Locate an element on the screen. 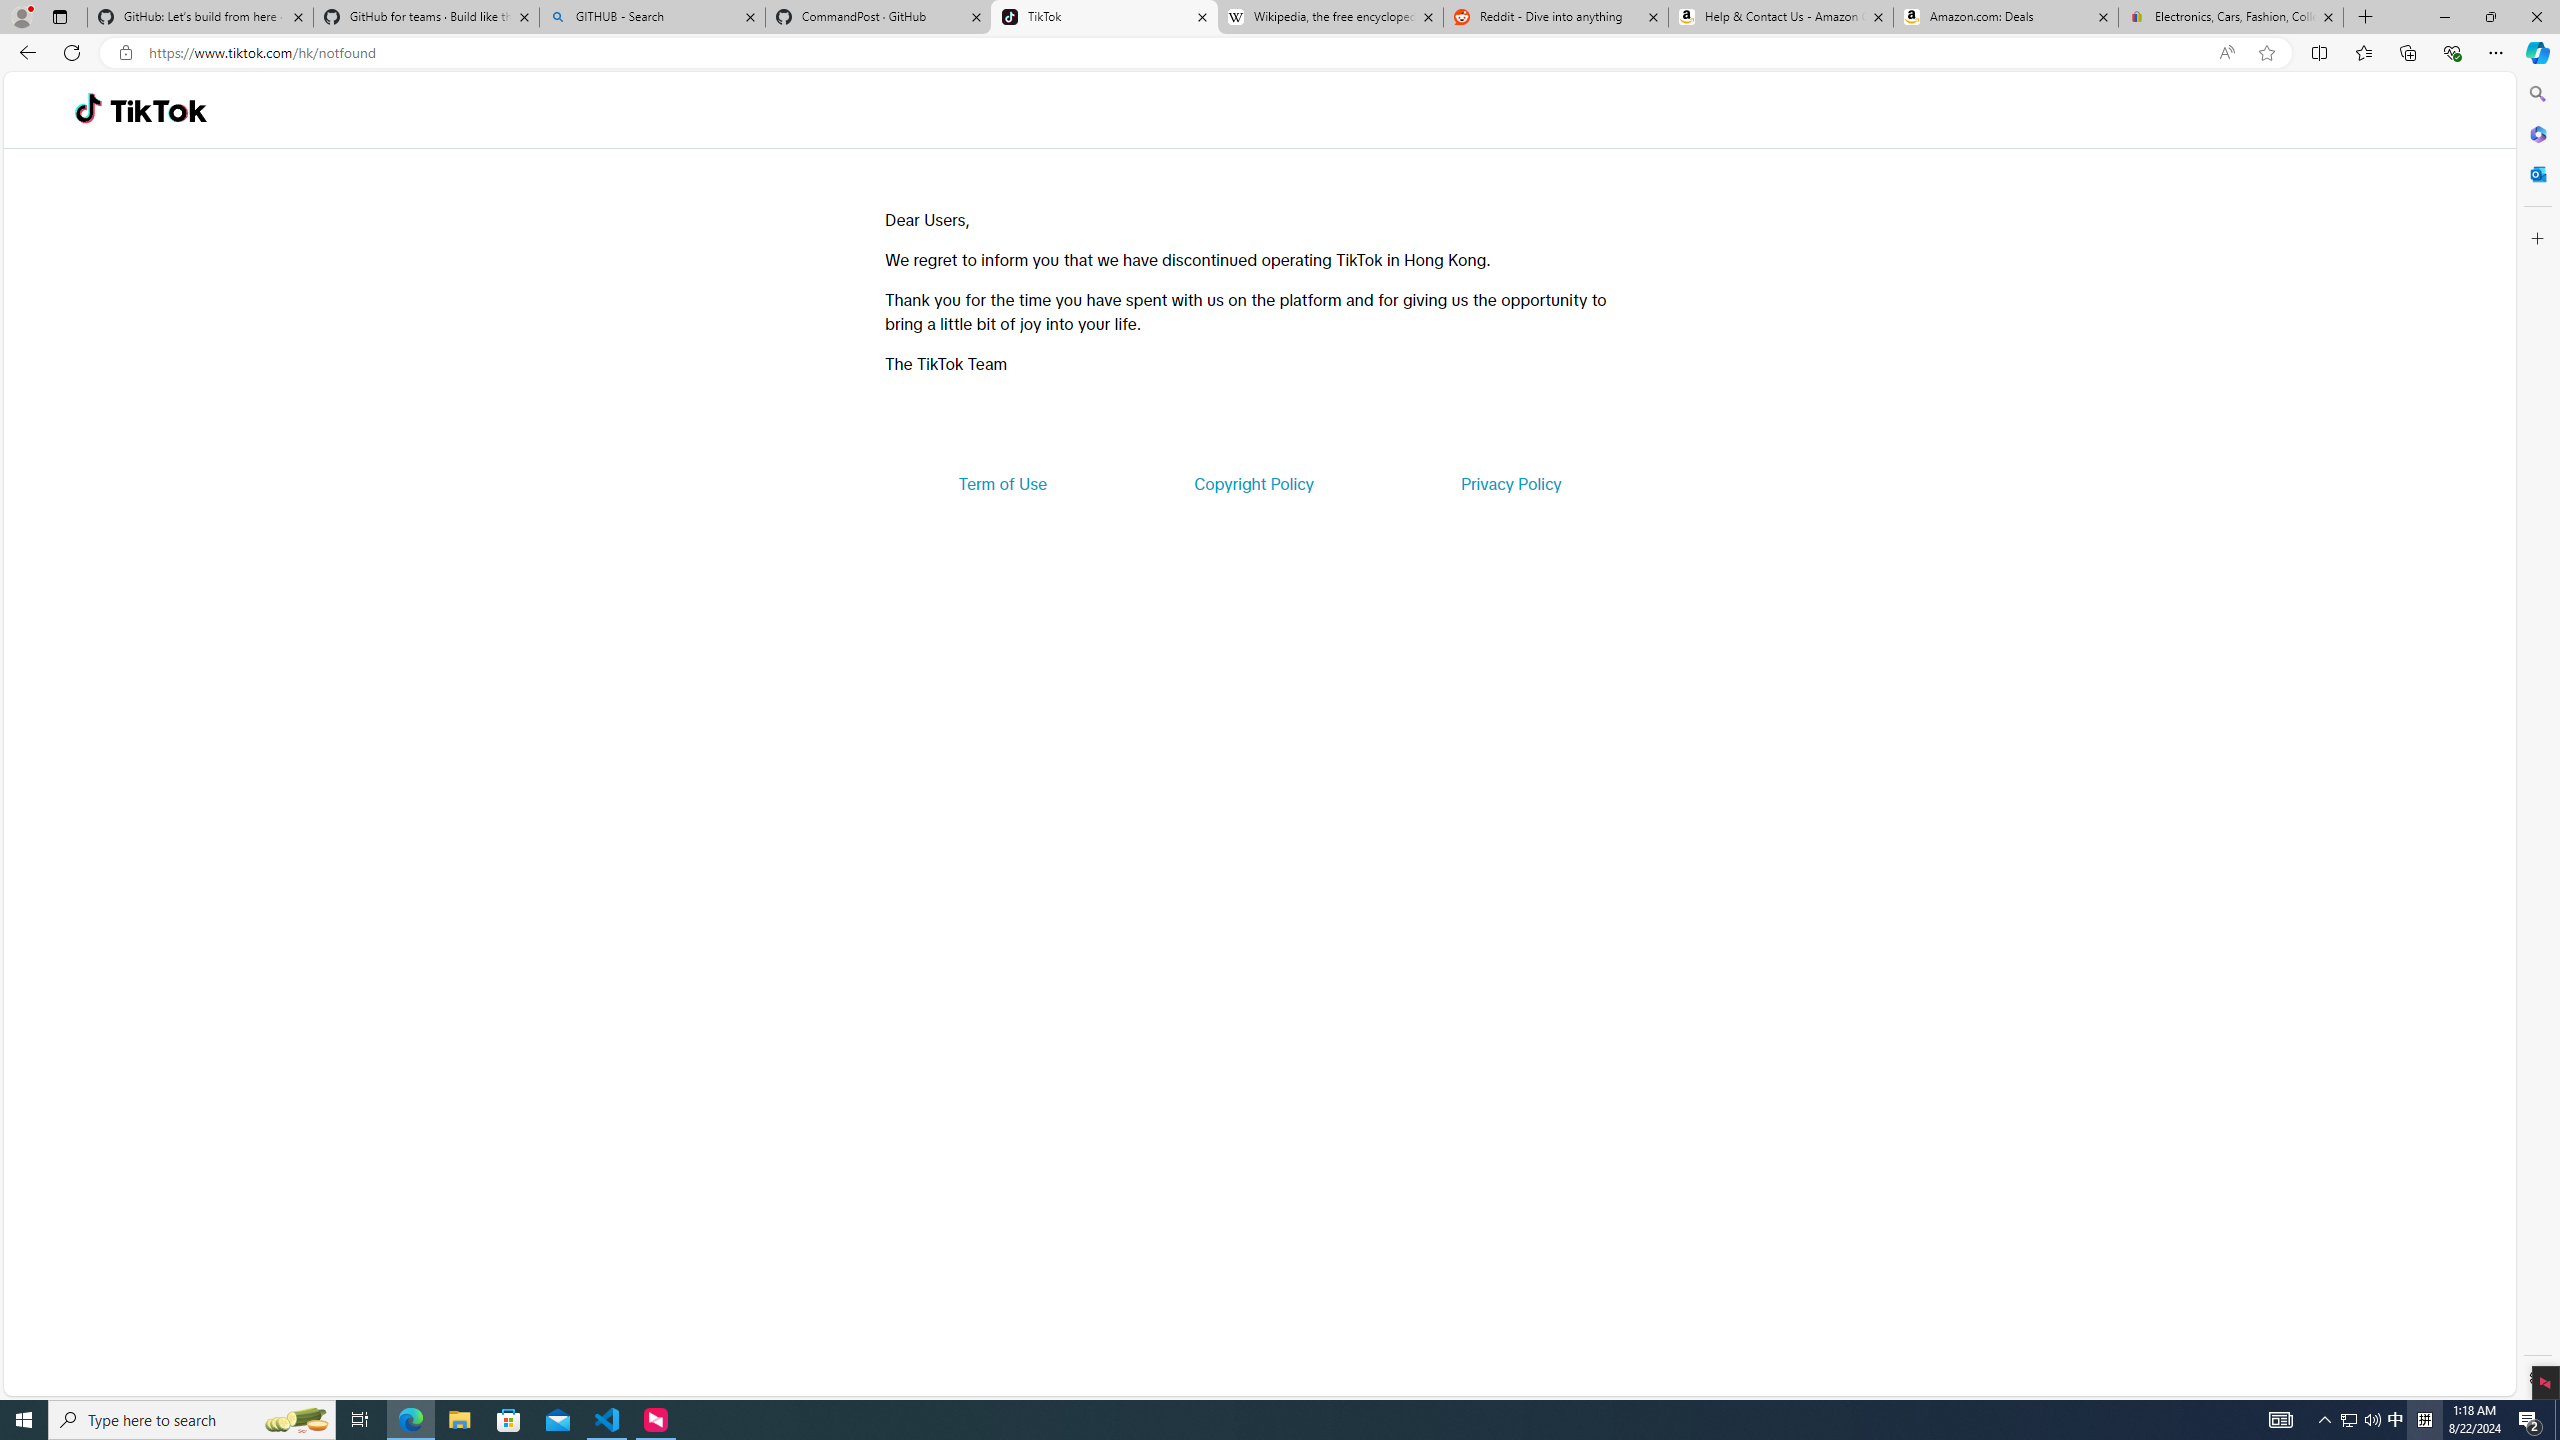 This screenshot has height=1440, width=2560. 'Customize' is located at coordinates (2535, 237).